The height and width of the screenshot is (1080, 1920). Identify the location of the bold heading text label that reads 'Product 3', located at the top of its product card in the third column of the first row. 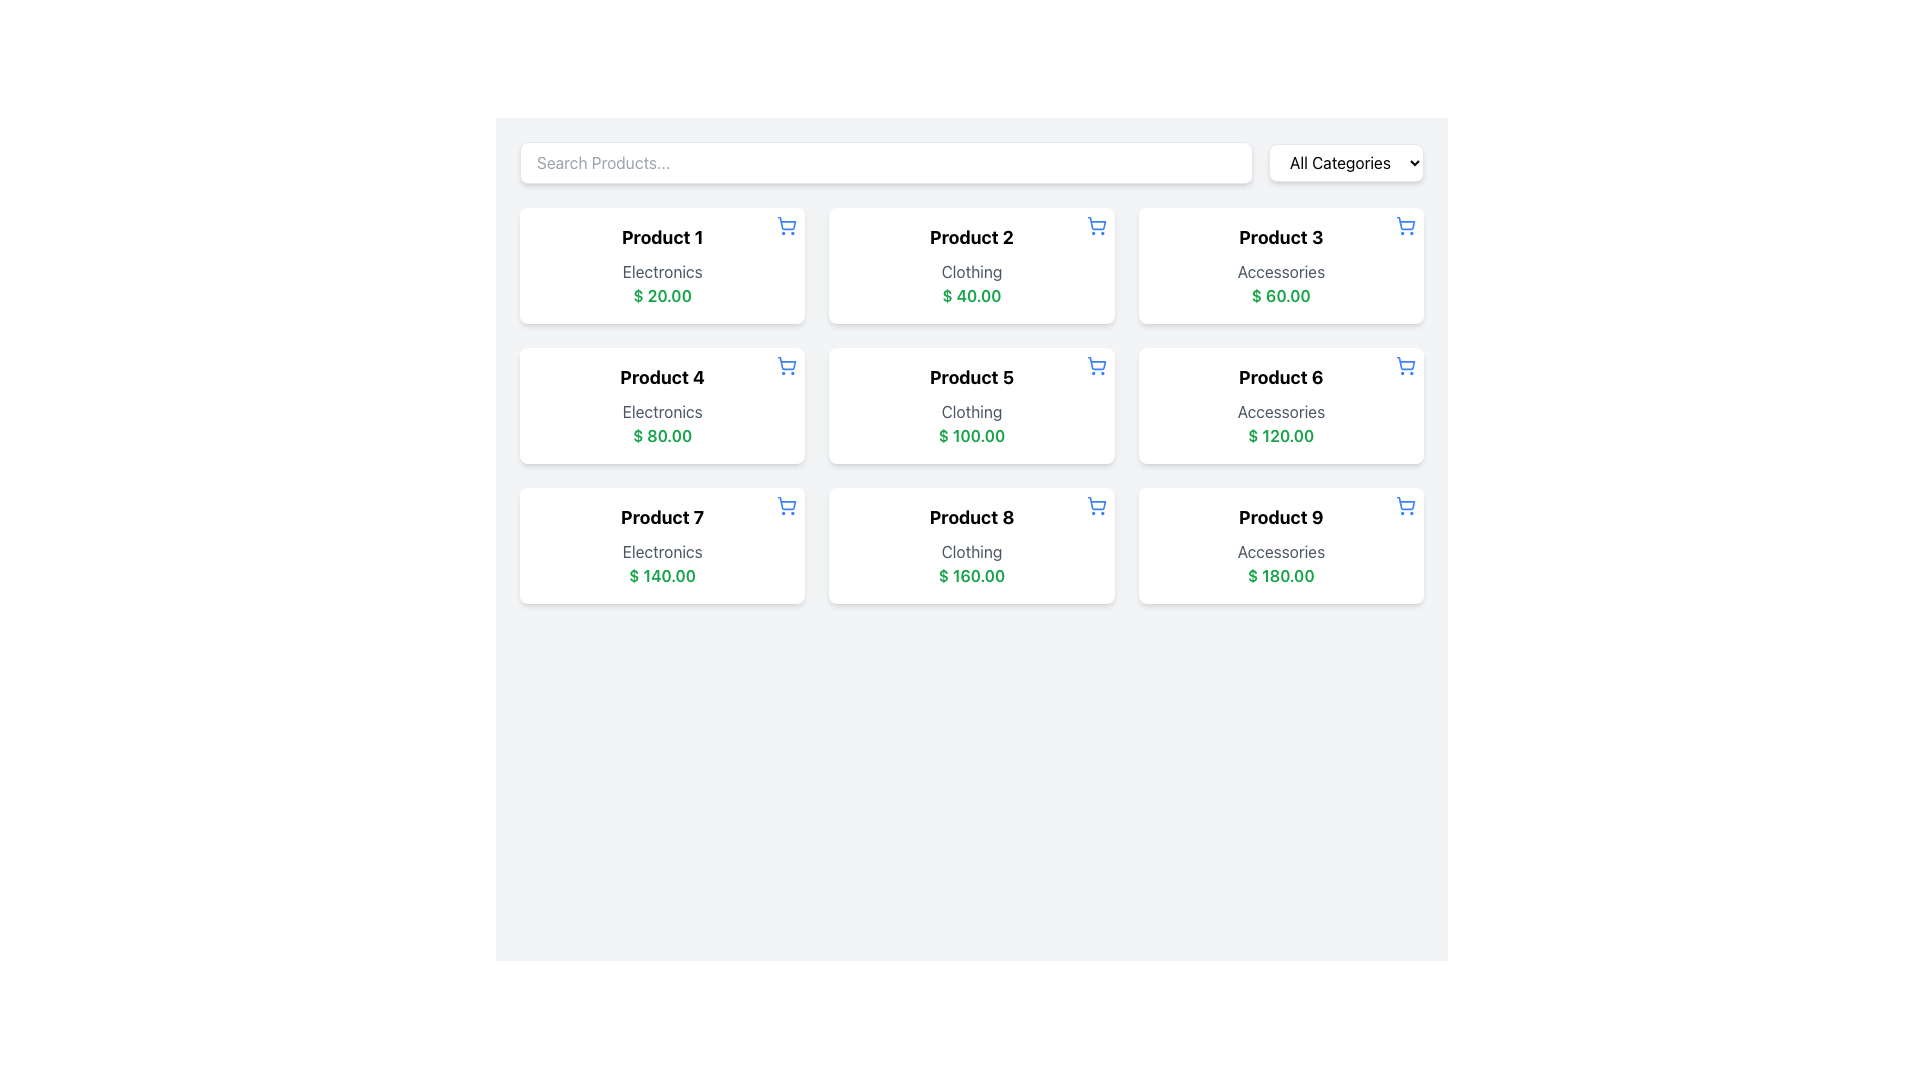
(1281, 237).